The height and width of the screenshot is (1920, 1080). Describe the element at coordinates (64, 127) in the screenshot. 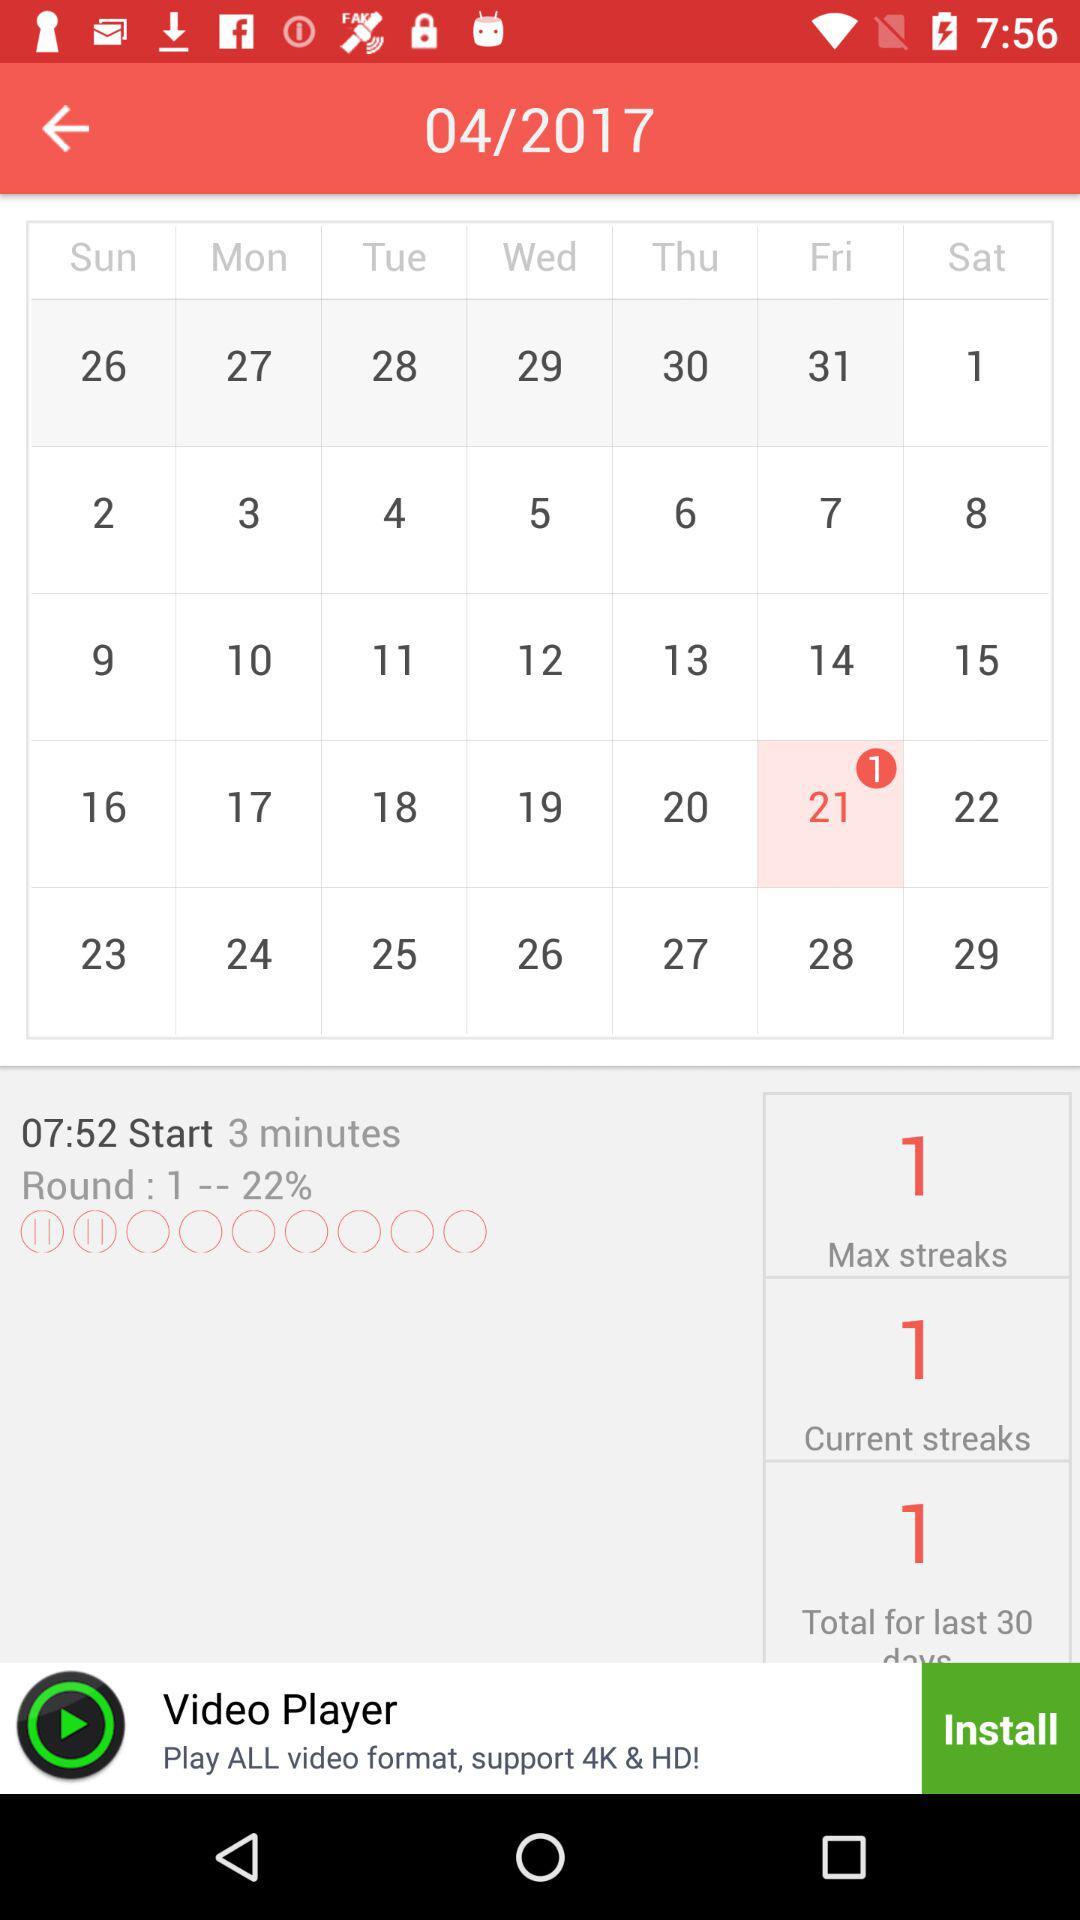

I see `the arrow_backward icon` at that location.